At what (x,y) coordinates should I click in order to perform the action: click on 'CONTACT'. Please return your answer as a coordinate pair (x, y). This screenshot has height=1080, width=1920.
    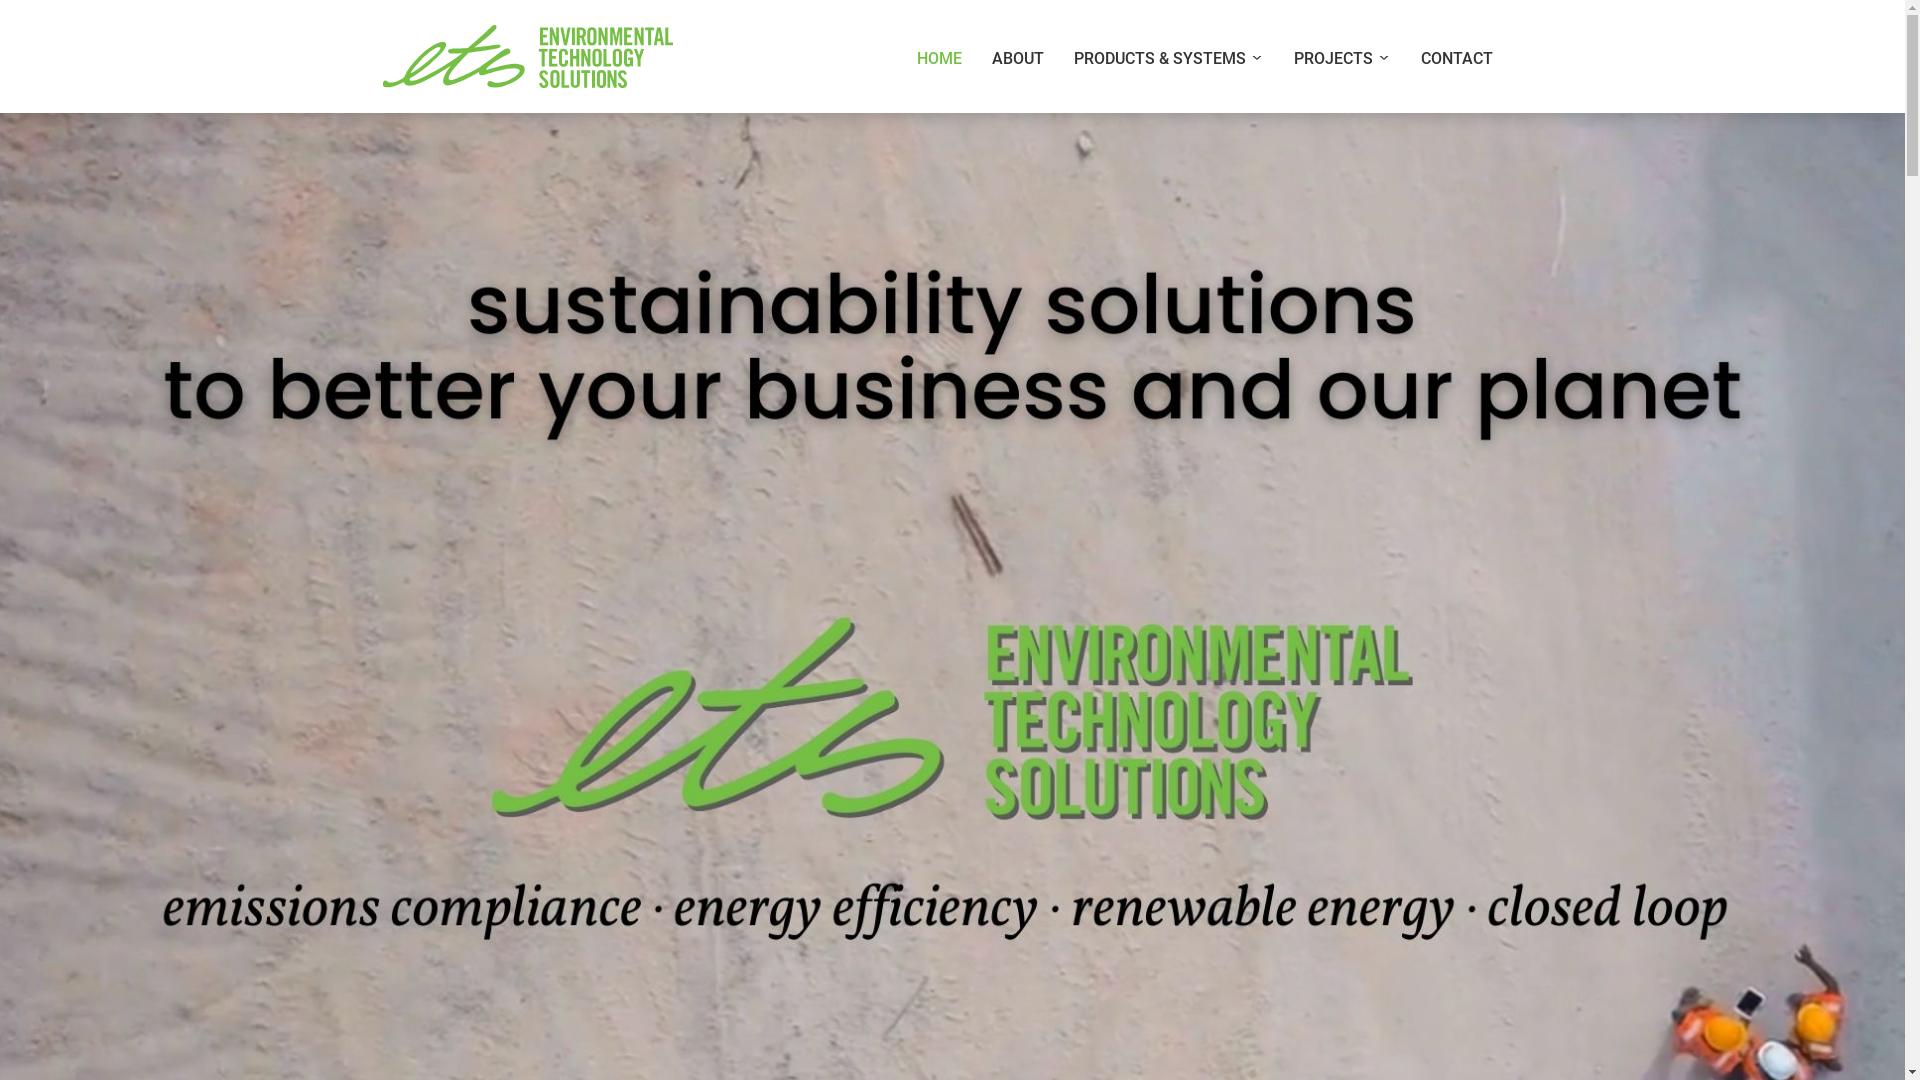
    Looking at the image, I should click on (1457, 57).